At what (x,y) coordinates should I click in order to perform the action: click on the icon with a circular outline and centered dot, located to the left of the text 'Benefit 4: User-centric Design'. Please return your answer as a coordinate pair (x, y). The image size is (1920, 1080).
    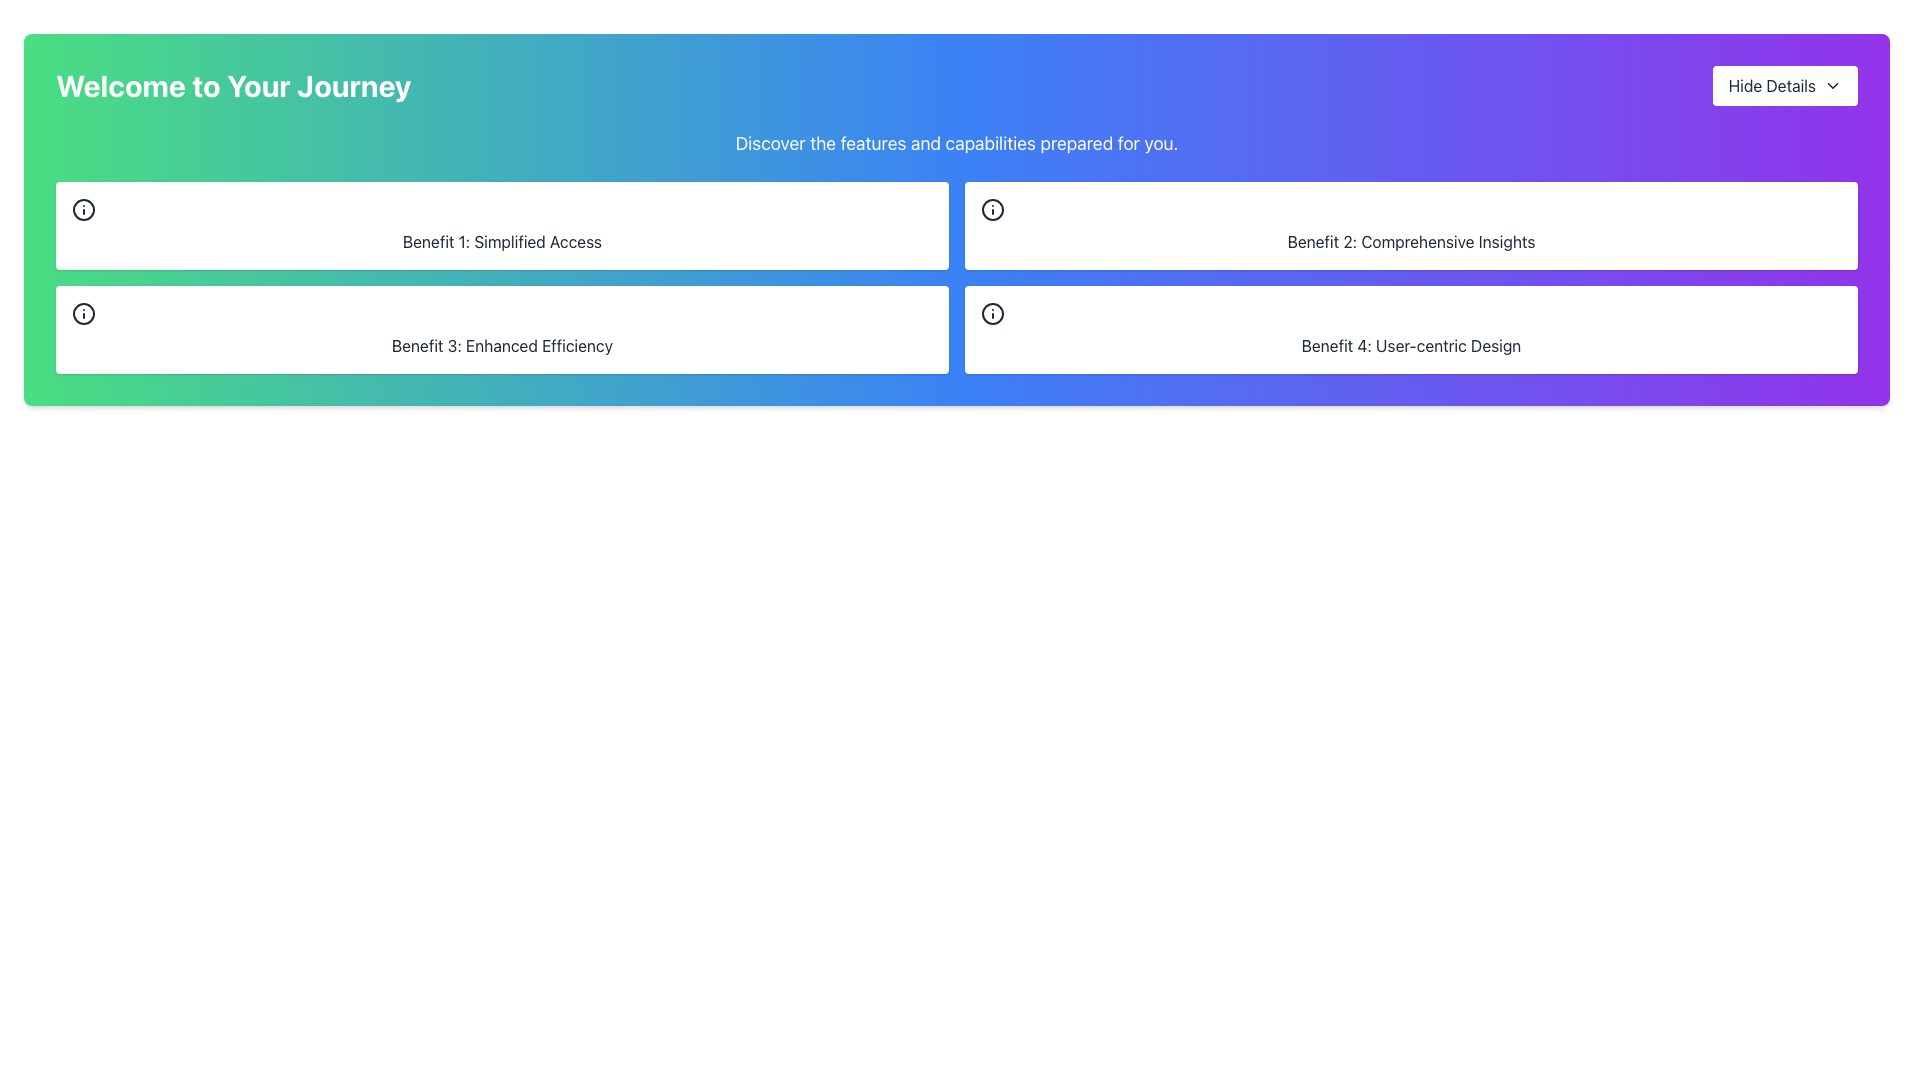
    Looking at the image, I should click on (993, 313).